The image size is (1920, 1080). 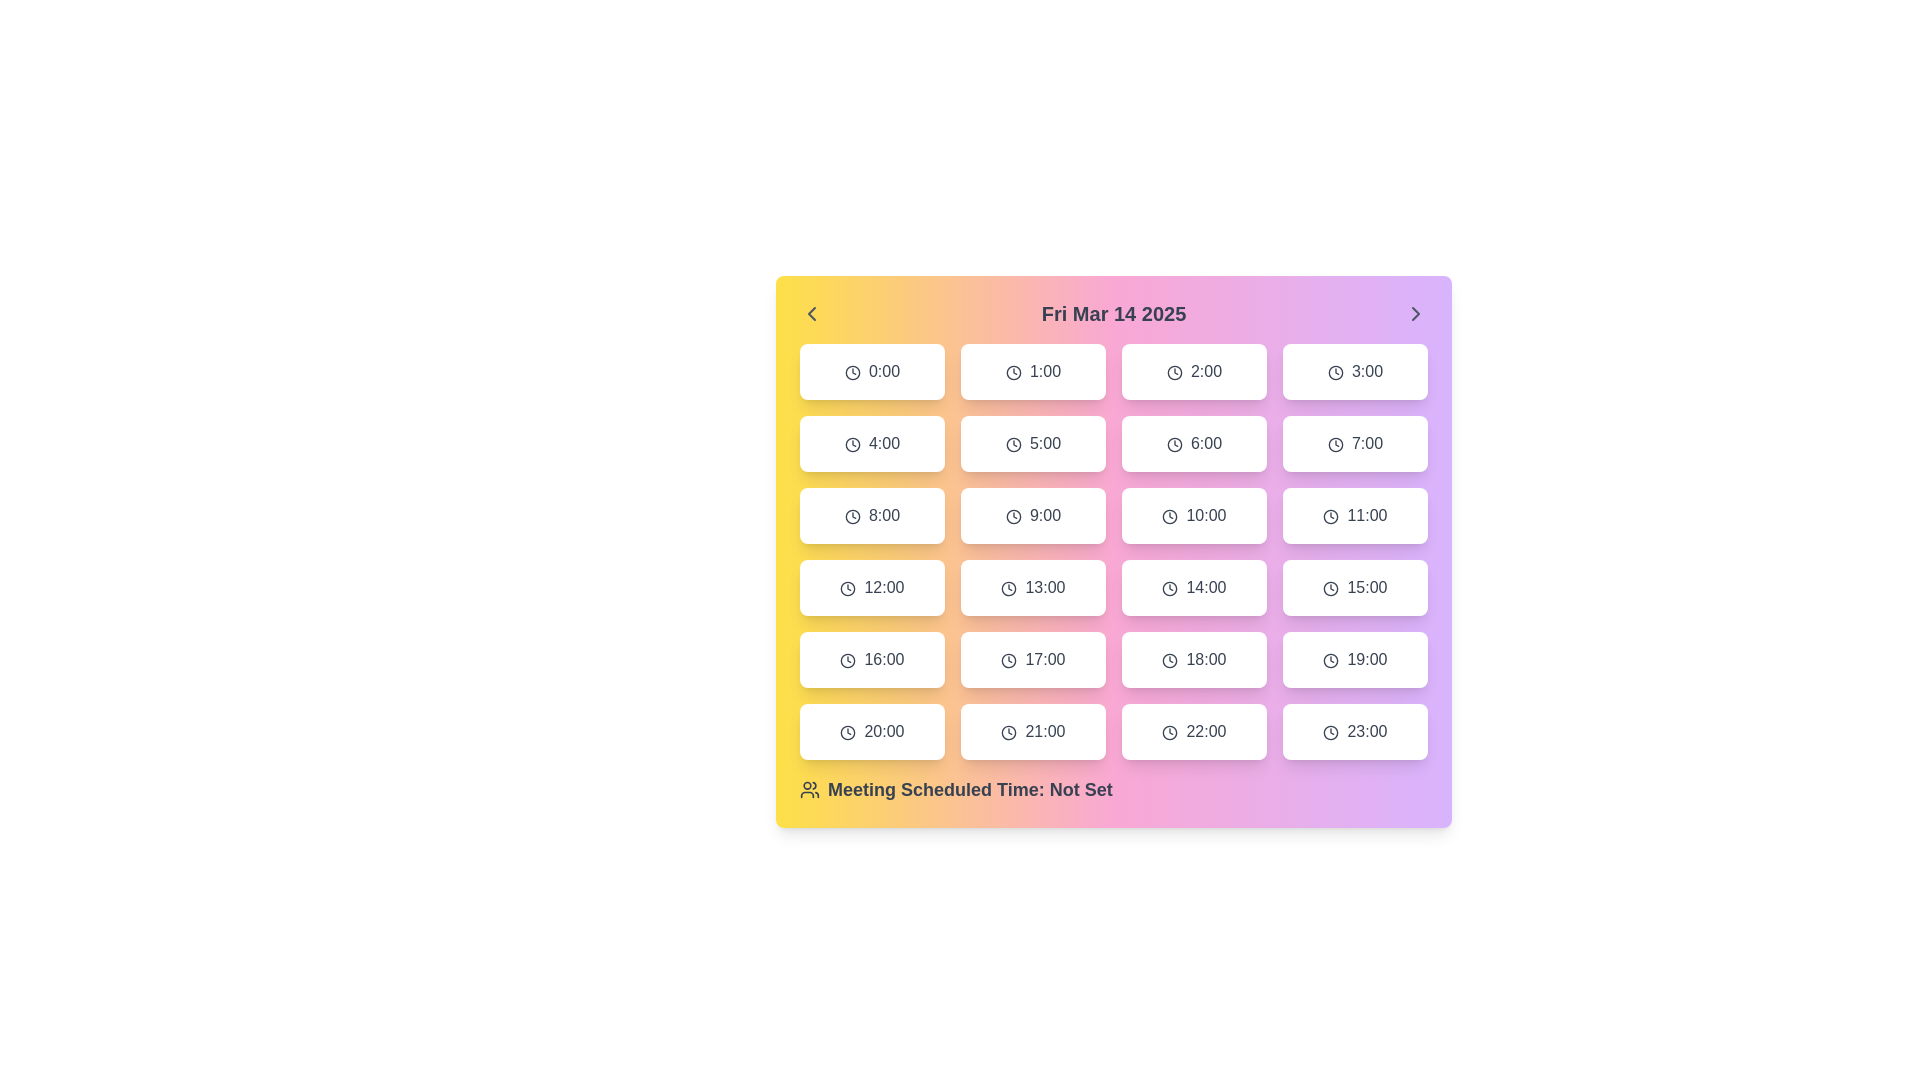 What do you see at coordinates (1194, 371) in the screenshot?
I see `the time selection button located in the first row and third column of the grid layout to observe the scaling effect` at bounding box center [1194, 371].